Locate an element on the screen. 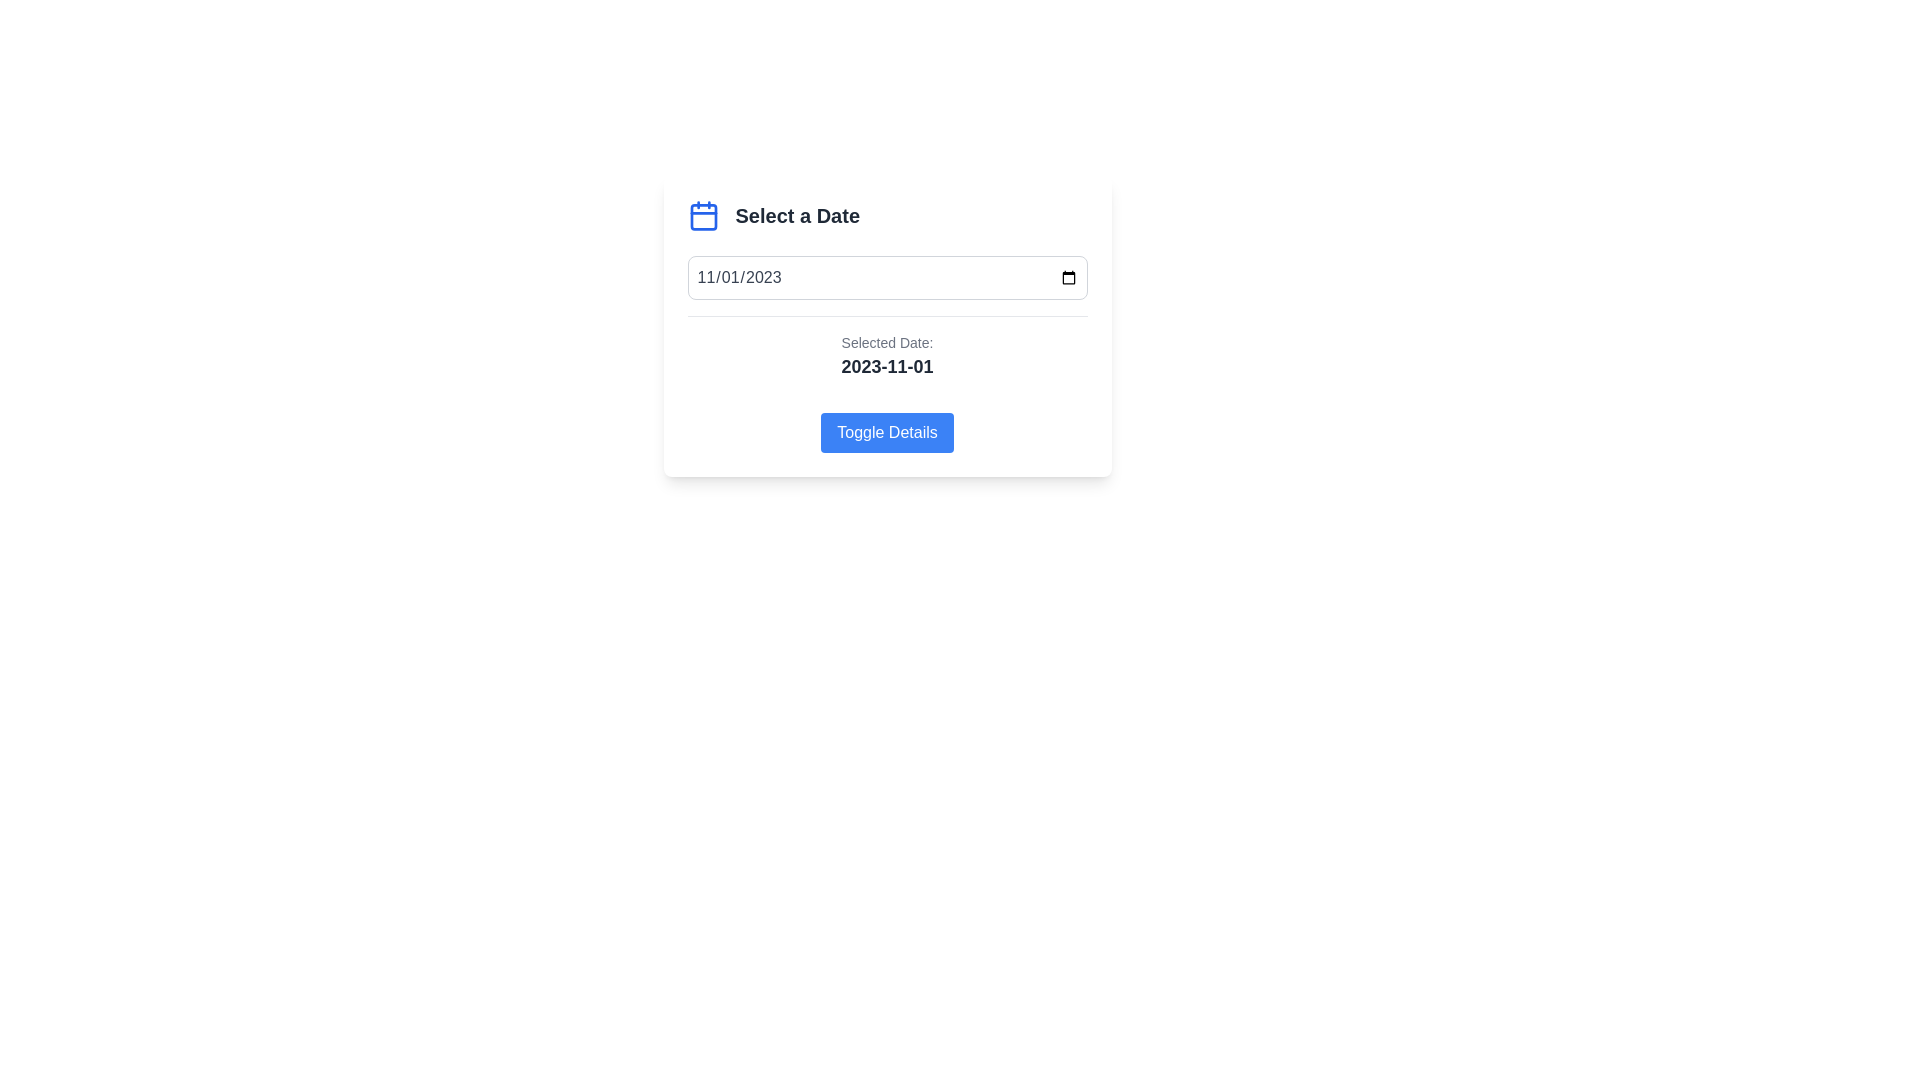  the Static Text Display that shows the selected date, which is styled with a gray border and is located between a date input field and a toggle button labeled 'Toggle Details.' is located at coordinates (886, 355).